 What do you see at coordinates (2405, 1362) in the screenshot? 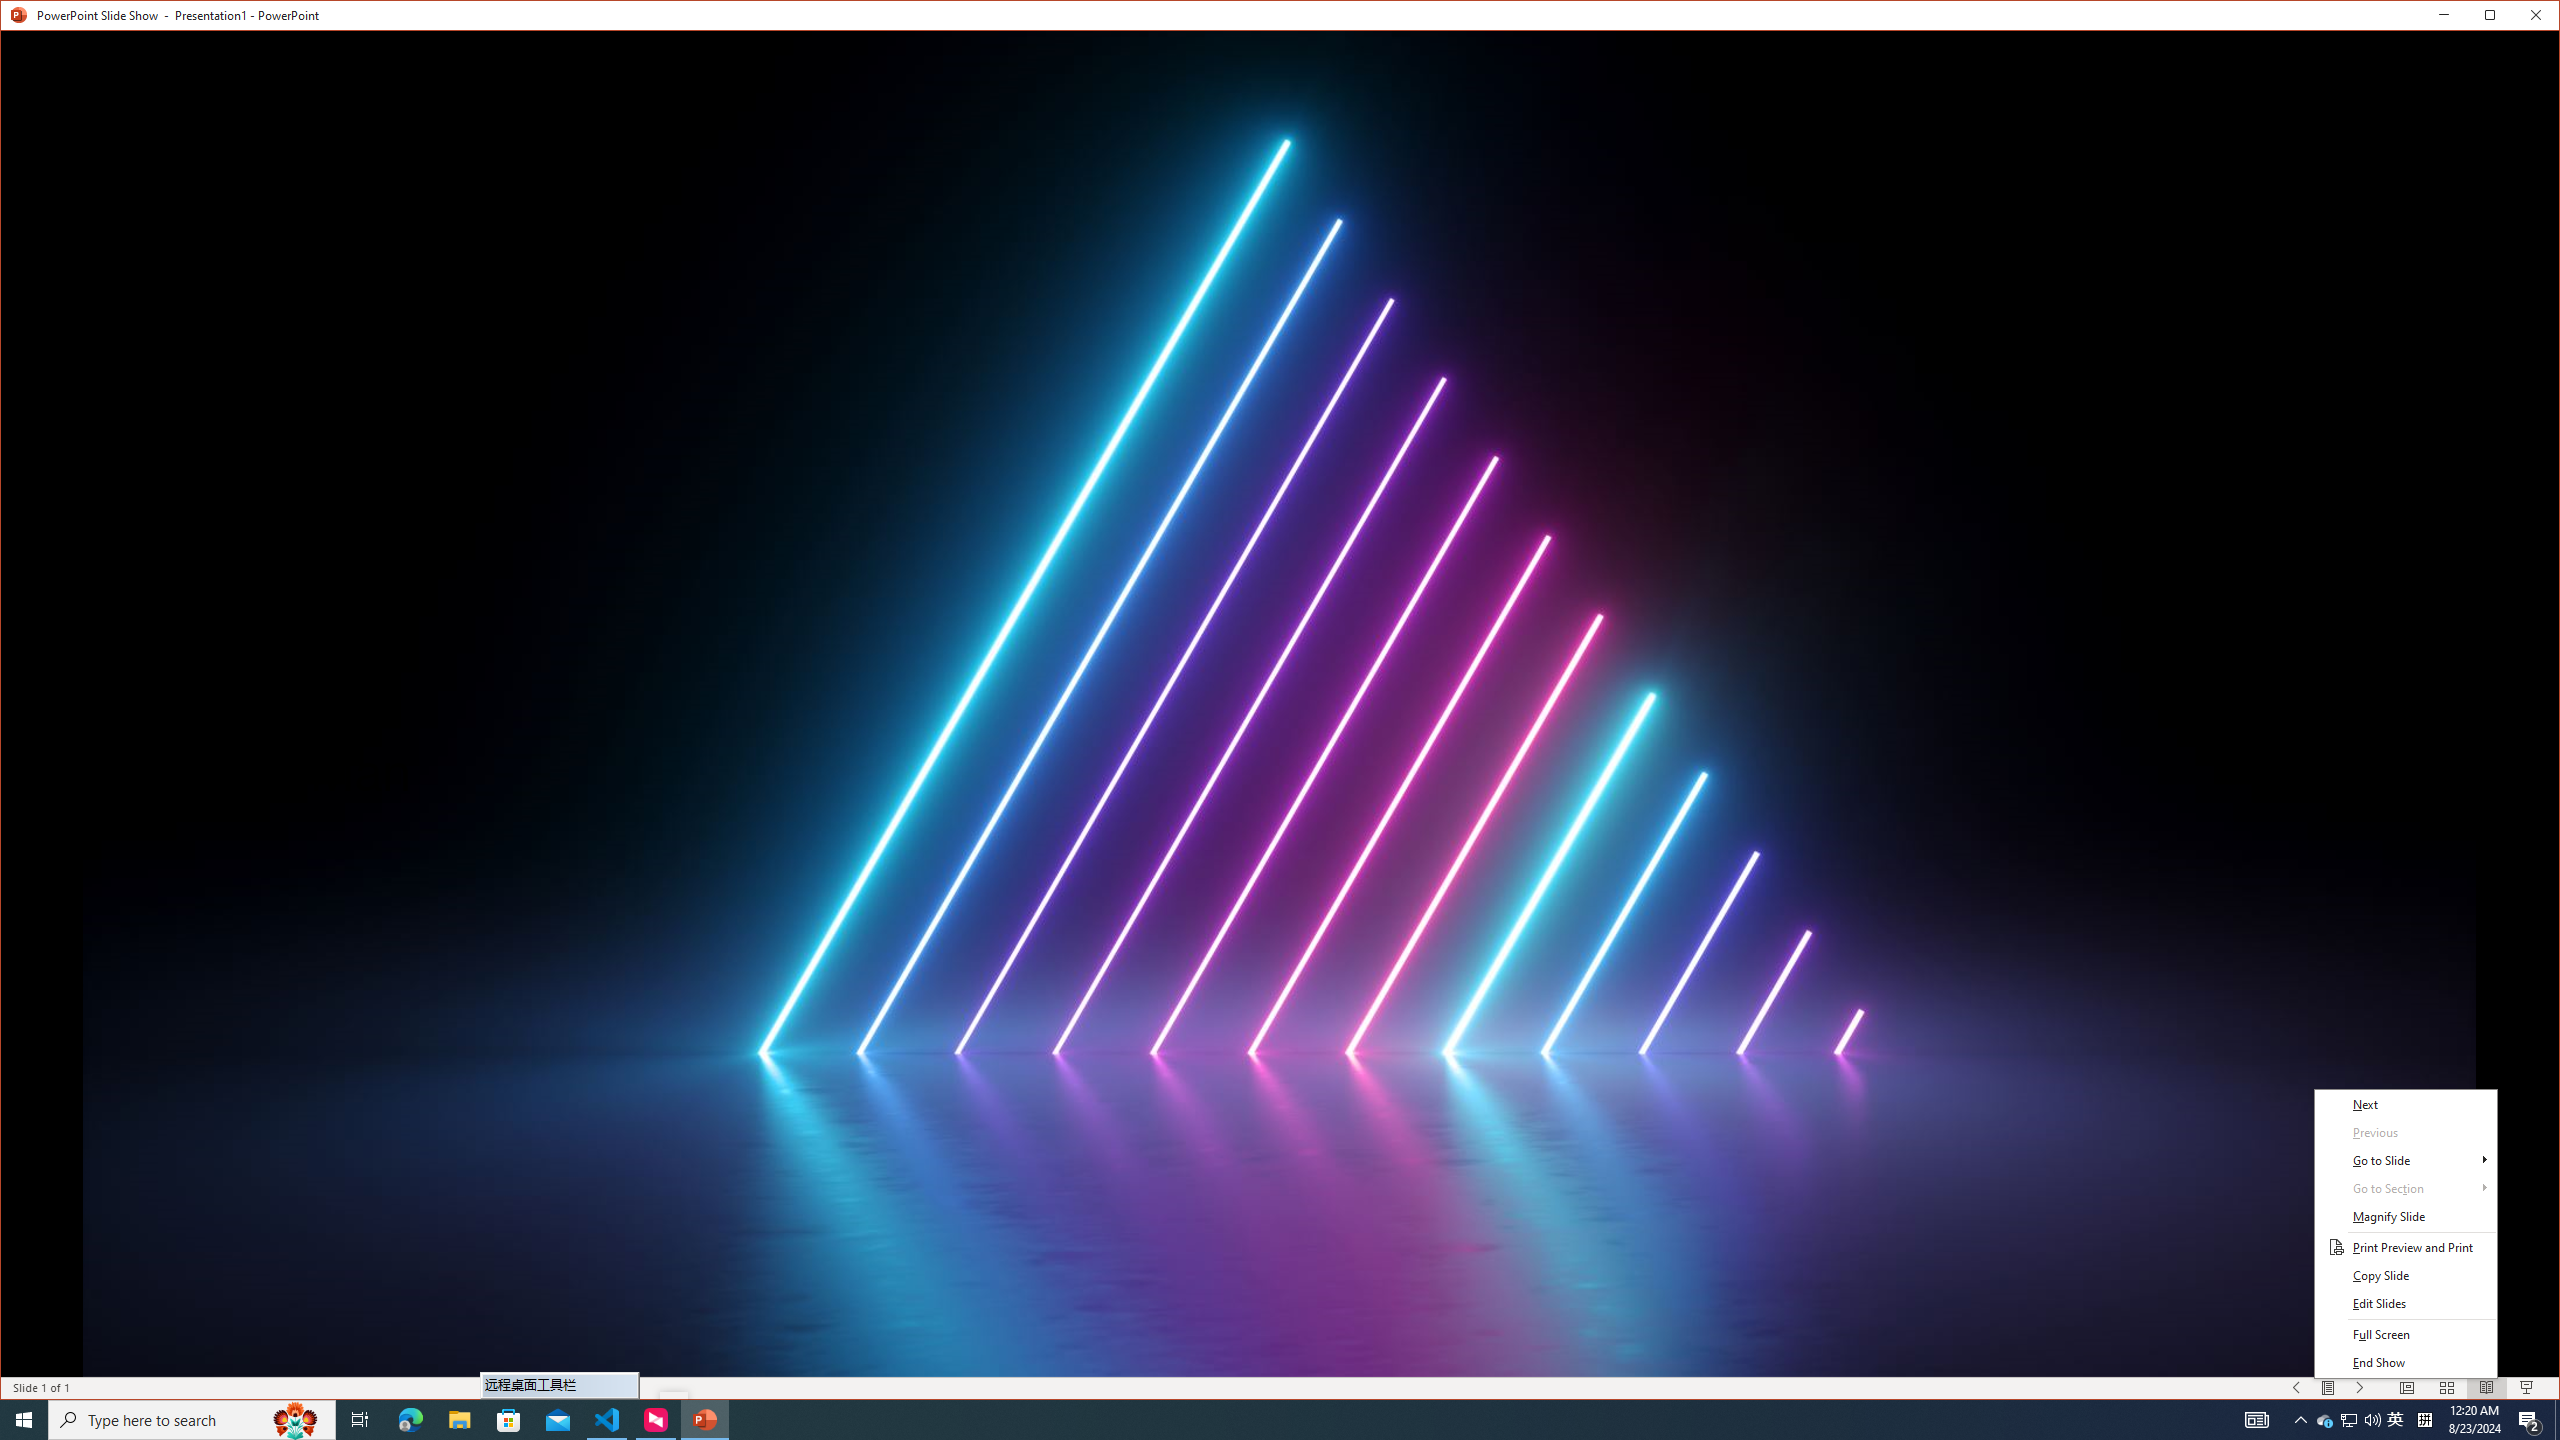
I see `'End Show'` at bounding box center [2405, 1362].